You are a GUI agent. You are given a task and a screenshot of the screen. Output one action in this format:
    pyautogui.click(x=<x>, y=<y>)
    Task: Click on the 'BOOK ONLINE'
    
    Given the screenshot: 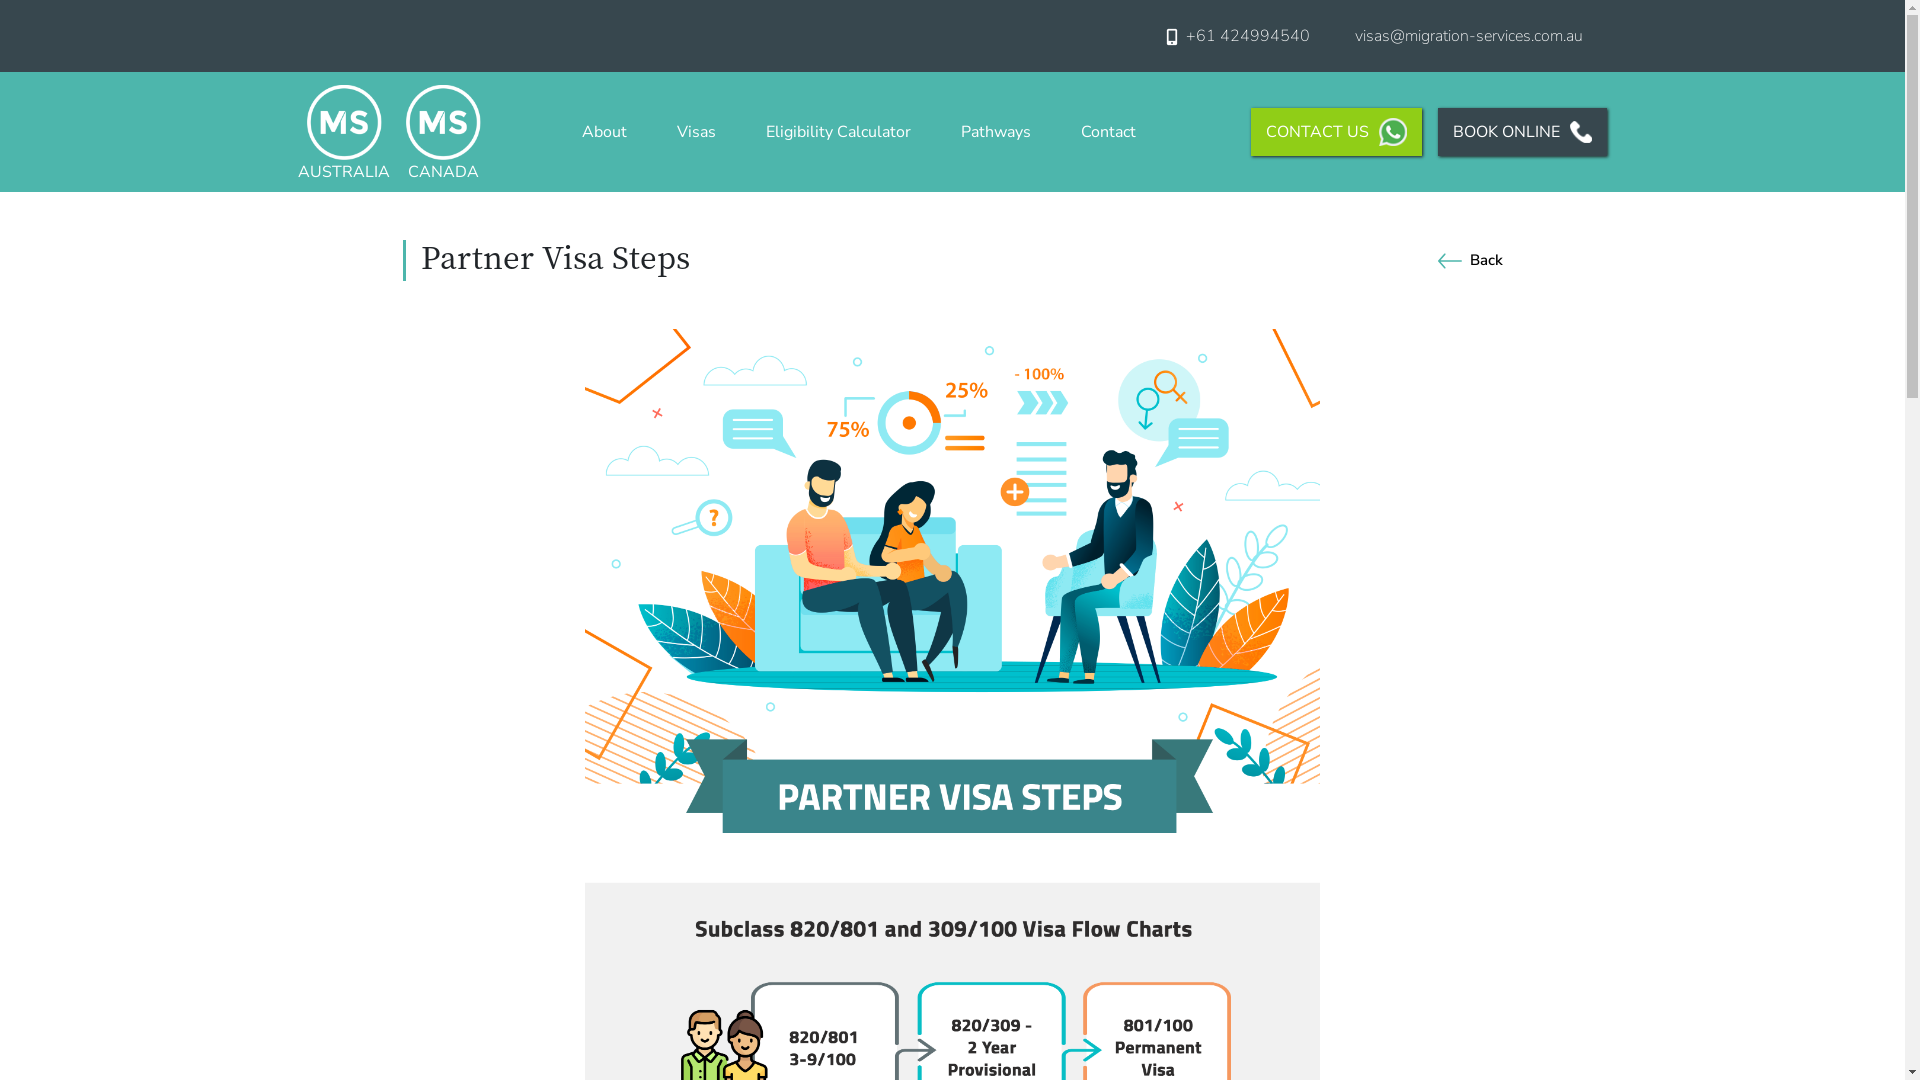 What is the action you would take?
    pyautogui.click(x=1521, y=131)
    